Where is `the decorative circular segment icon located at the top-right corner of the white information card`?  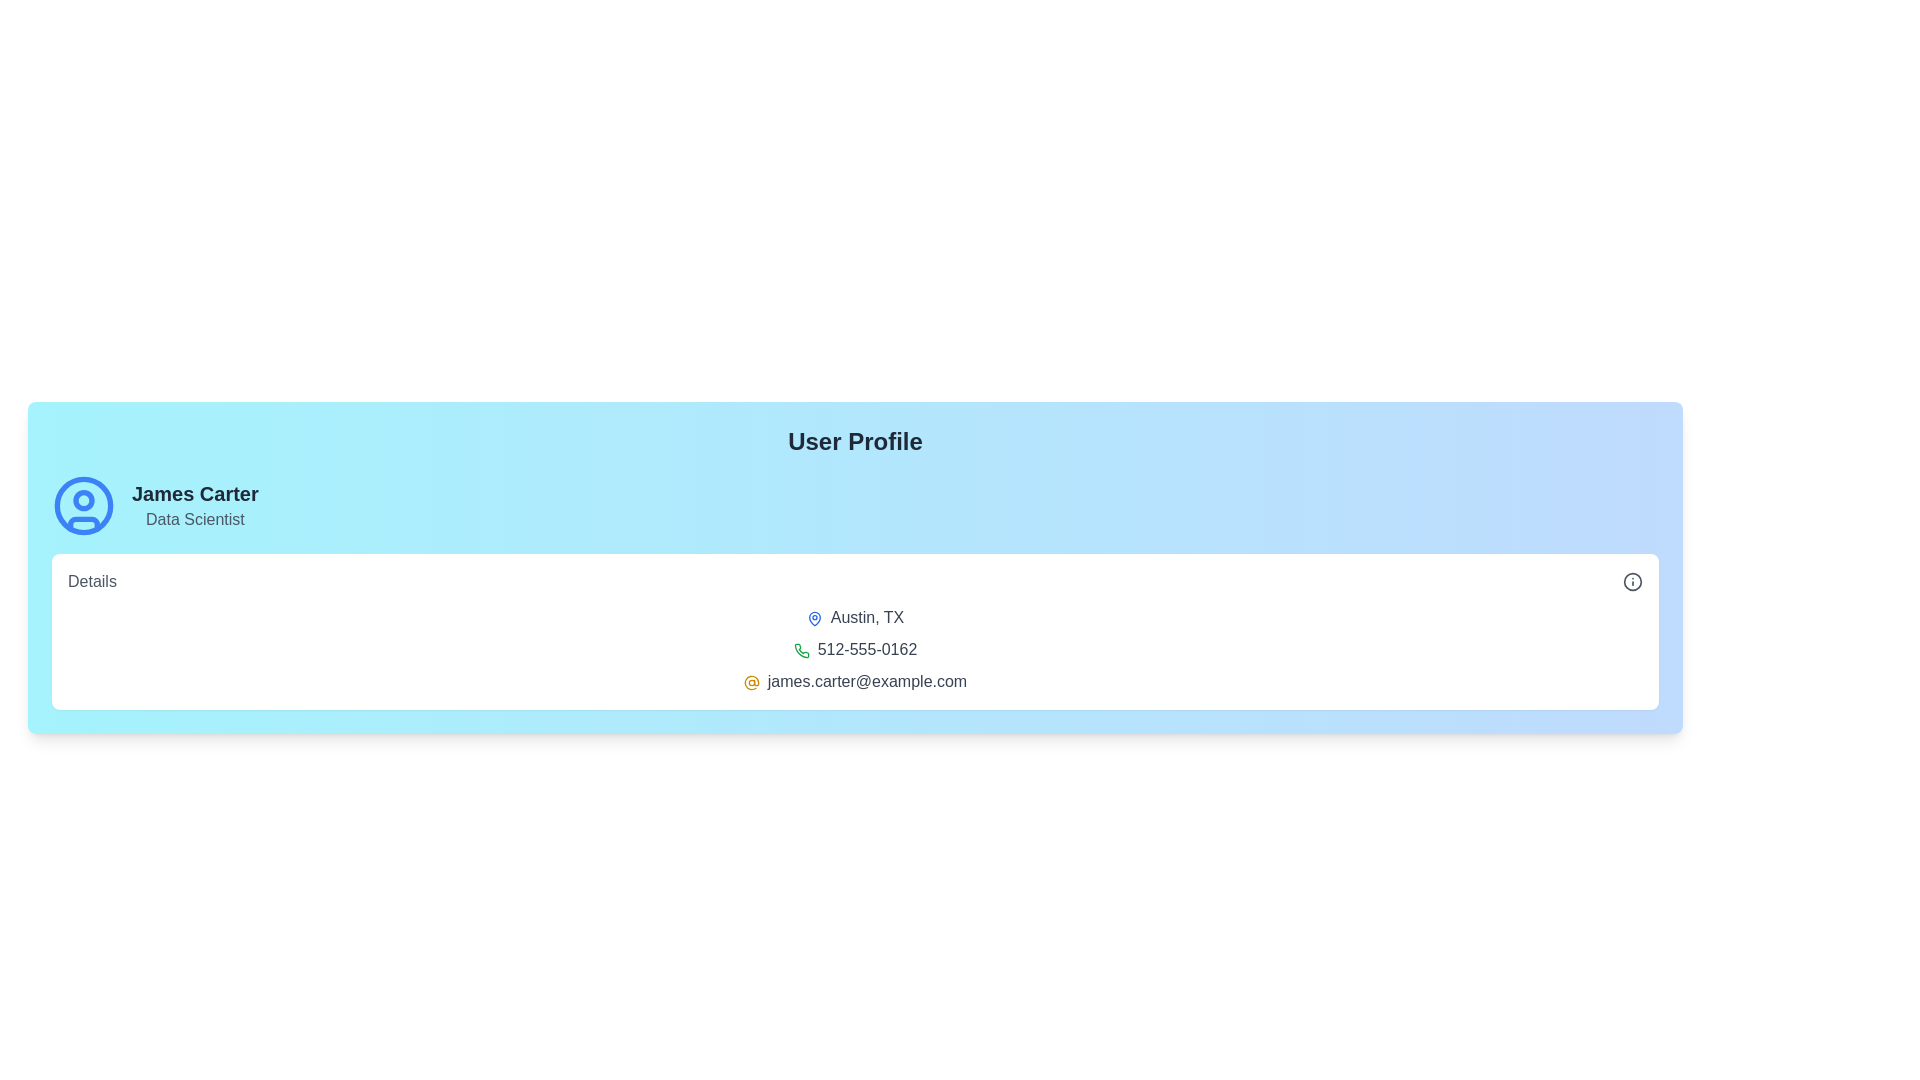
the decorative circular segment icon located at the top-right corner of the white information card is located at coordinates (1632, 582).